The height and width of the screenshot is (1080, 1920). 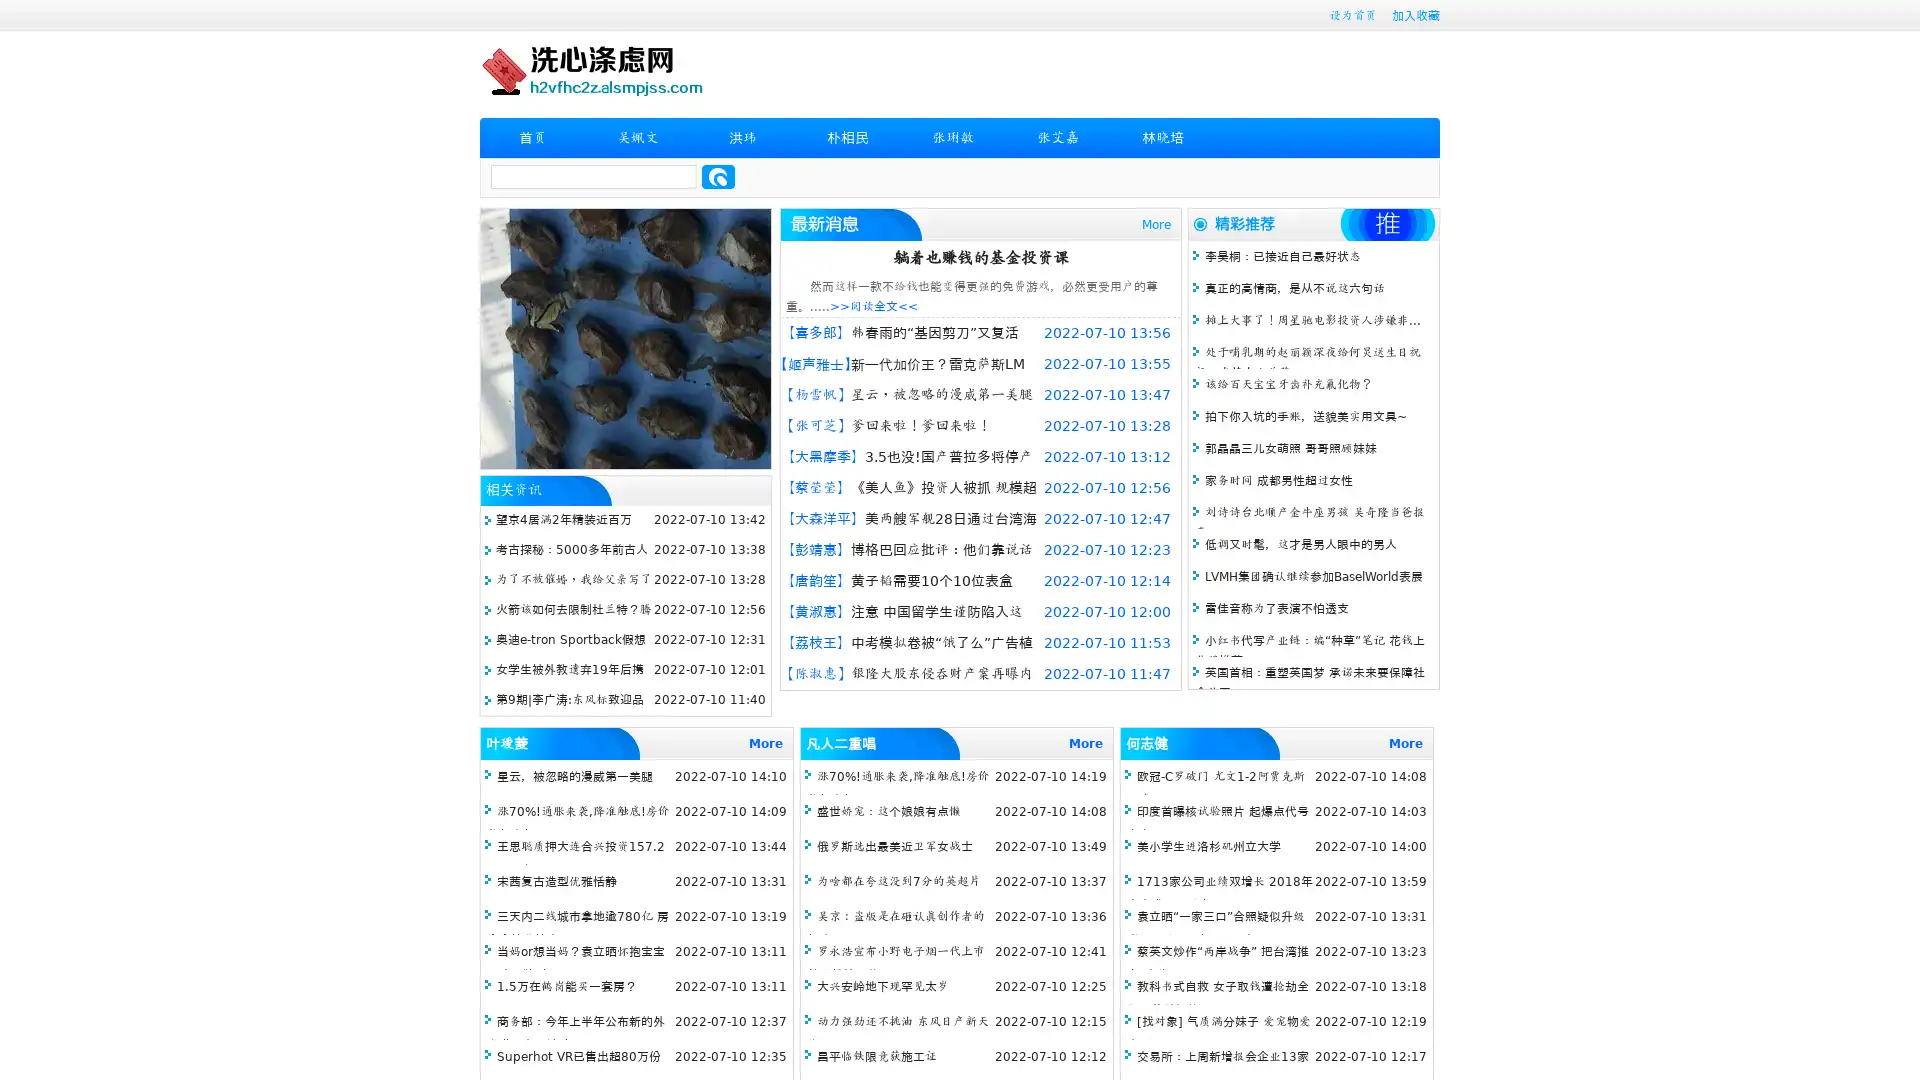 What do you see at coordinates (718, 176) in the screenshot?
I see `Search` at bounding box center [718, 176].